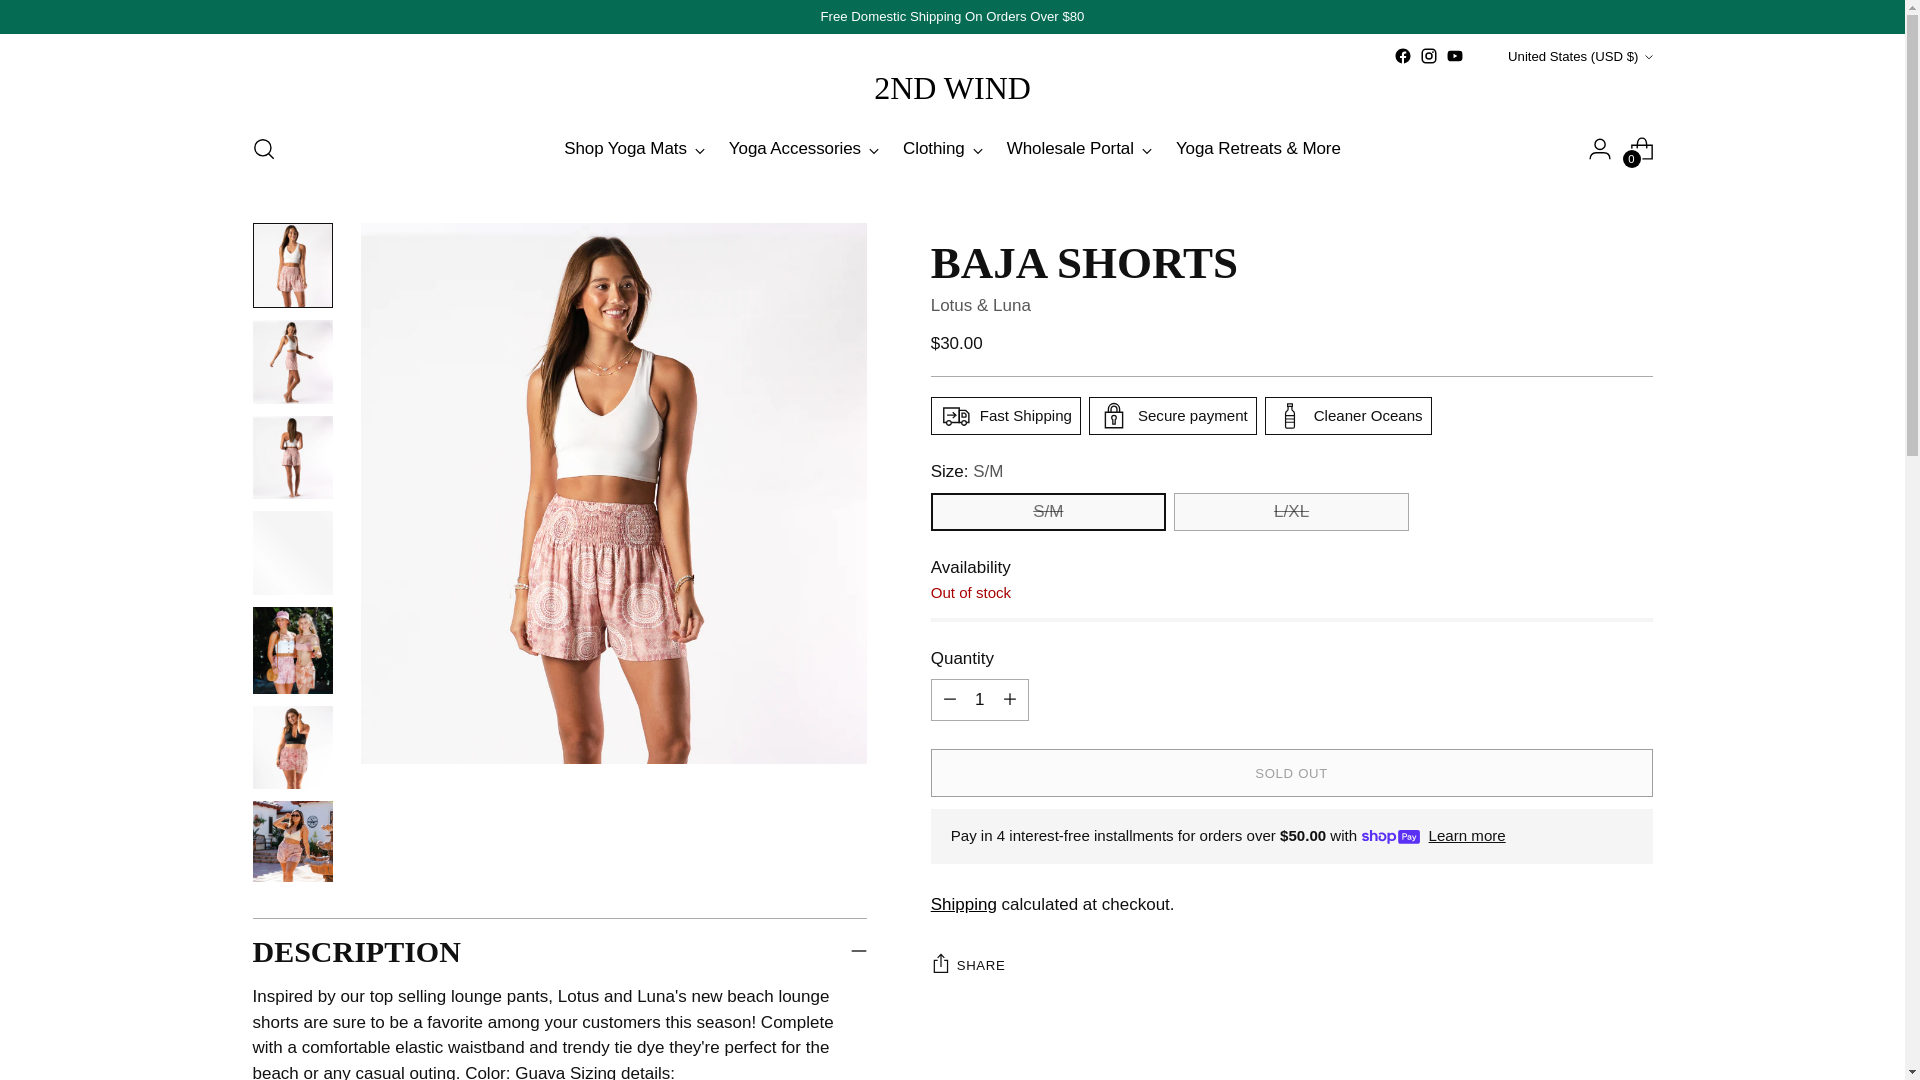 Image resolution: width=1920 pixels, height=1080 pixels. What do you see at coordinates (964, 904) in the screenshot?
I see `'Shipping'` at bounding box center [964, 904].